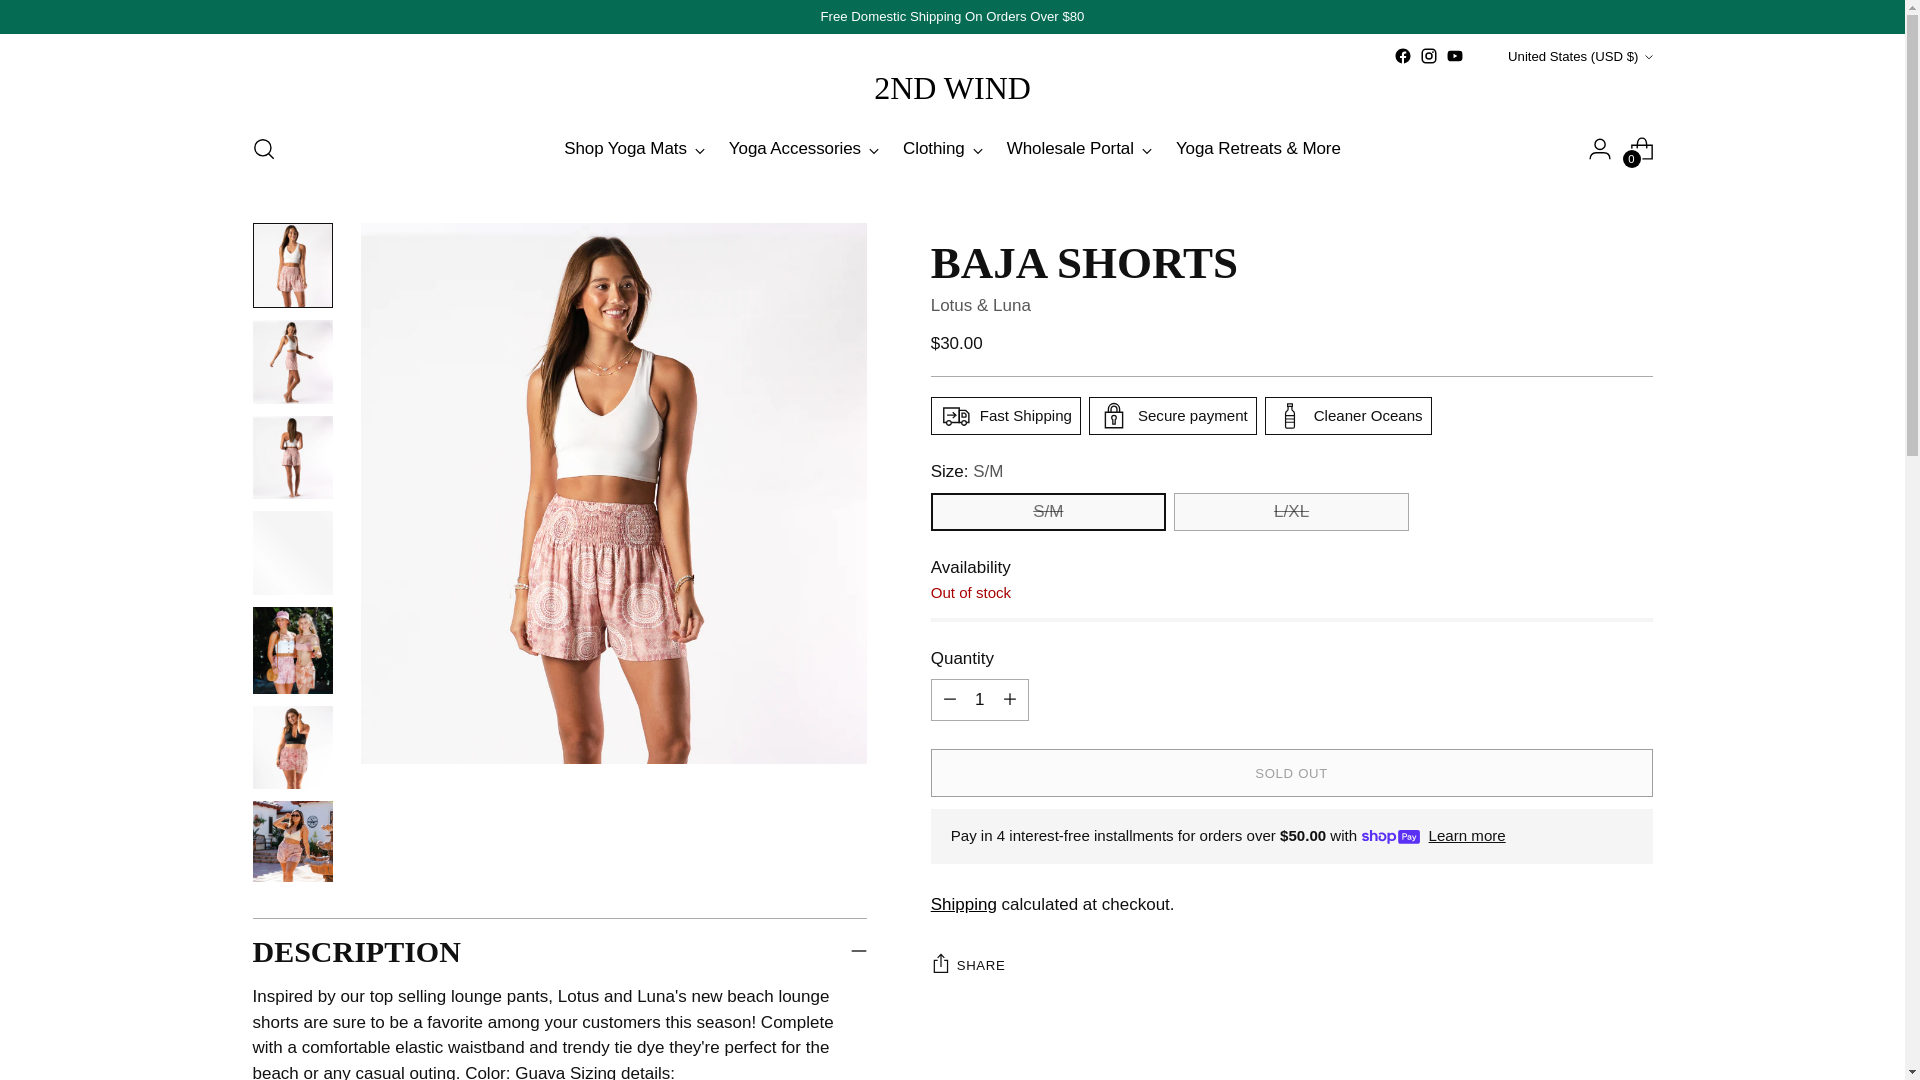 Image resolution: width=1920 pixels, height=1080 pixels. What do you see at coordinates (964, 904) in the screenshot?
I see `'Shipping'` at bounding box center [964, 904].